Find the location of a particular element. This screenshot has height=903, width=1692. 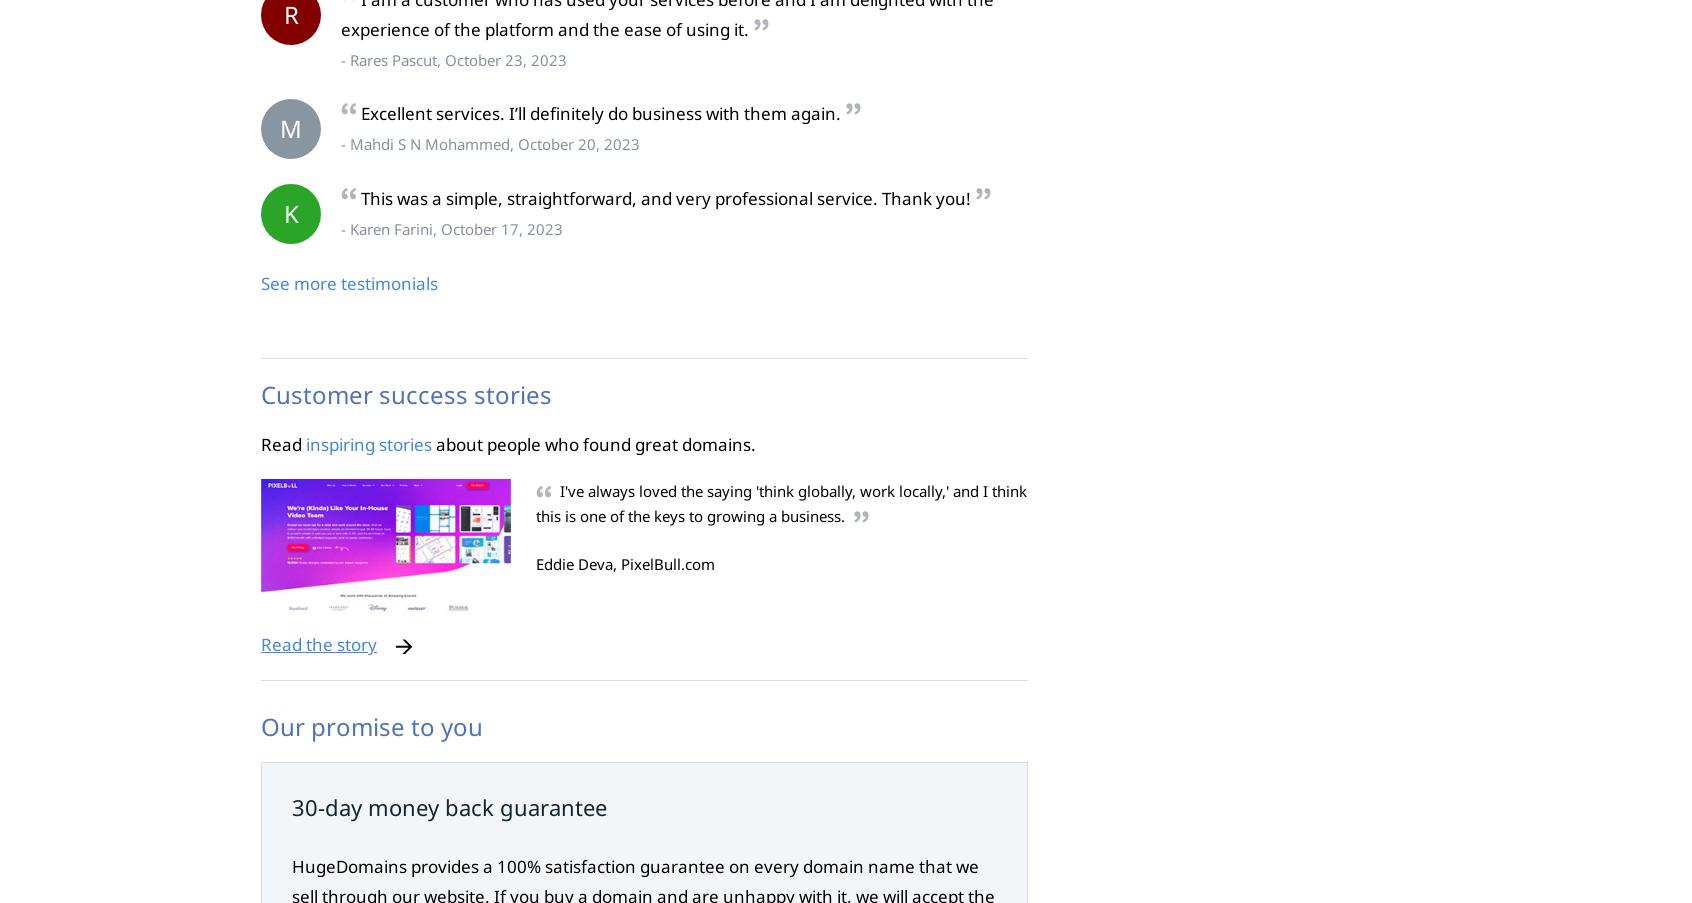

'Customer success stories' is located at coordinates (261, 392).